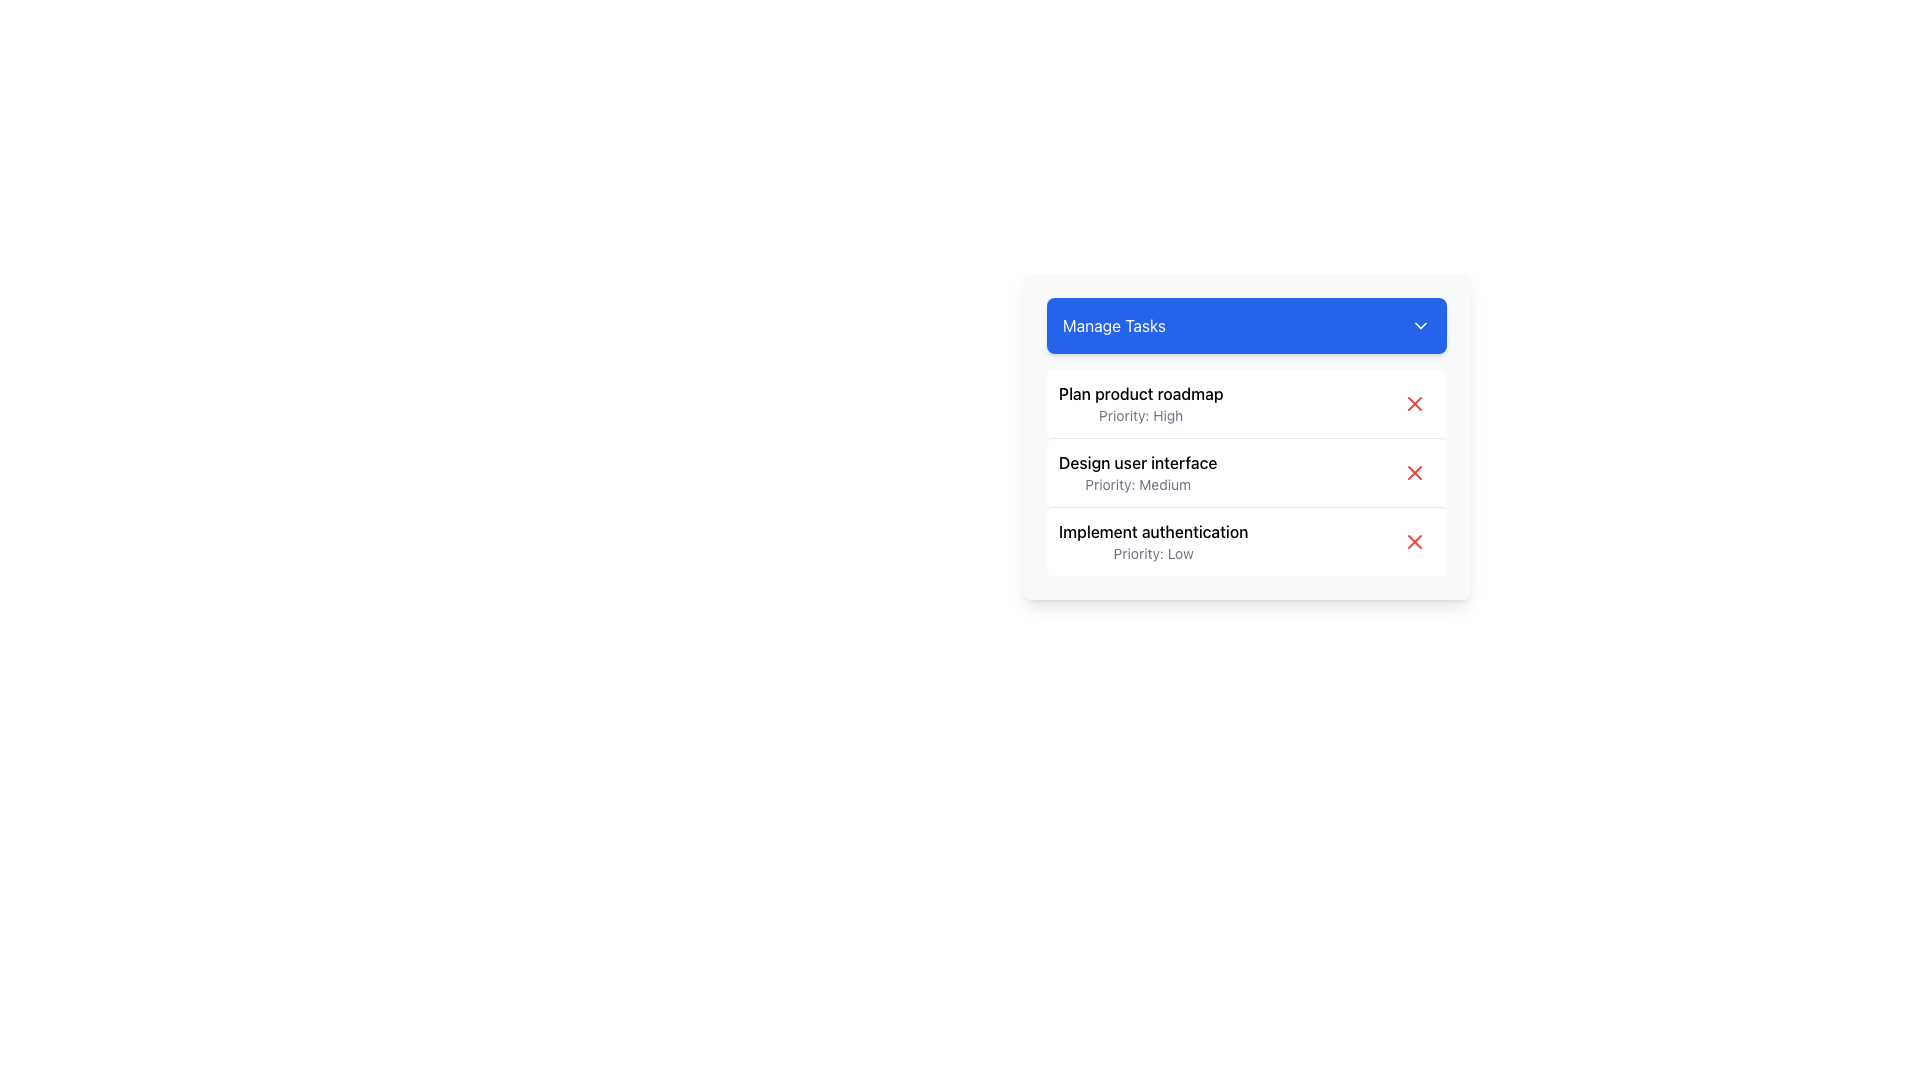  What do you see at coordinates (1246, 404) in the screenshot?
I see `the first task entry in the task management list to observe any hover effects` at bounding box center [1246, 404].